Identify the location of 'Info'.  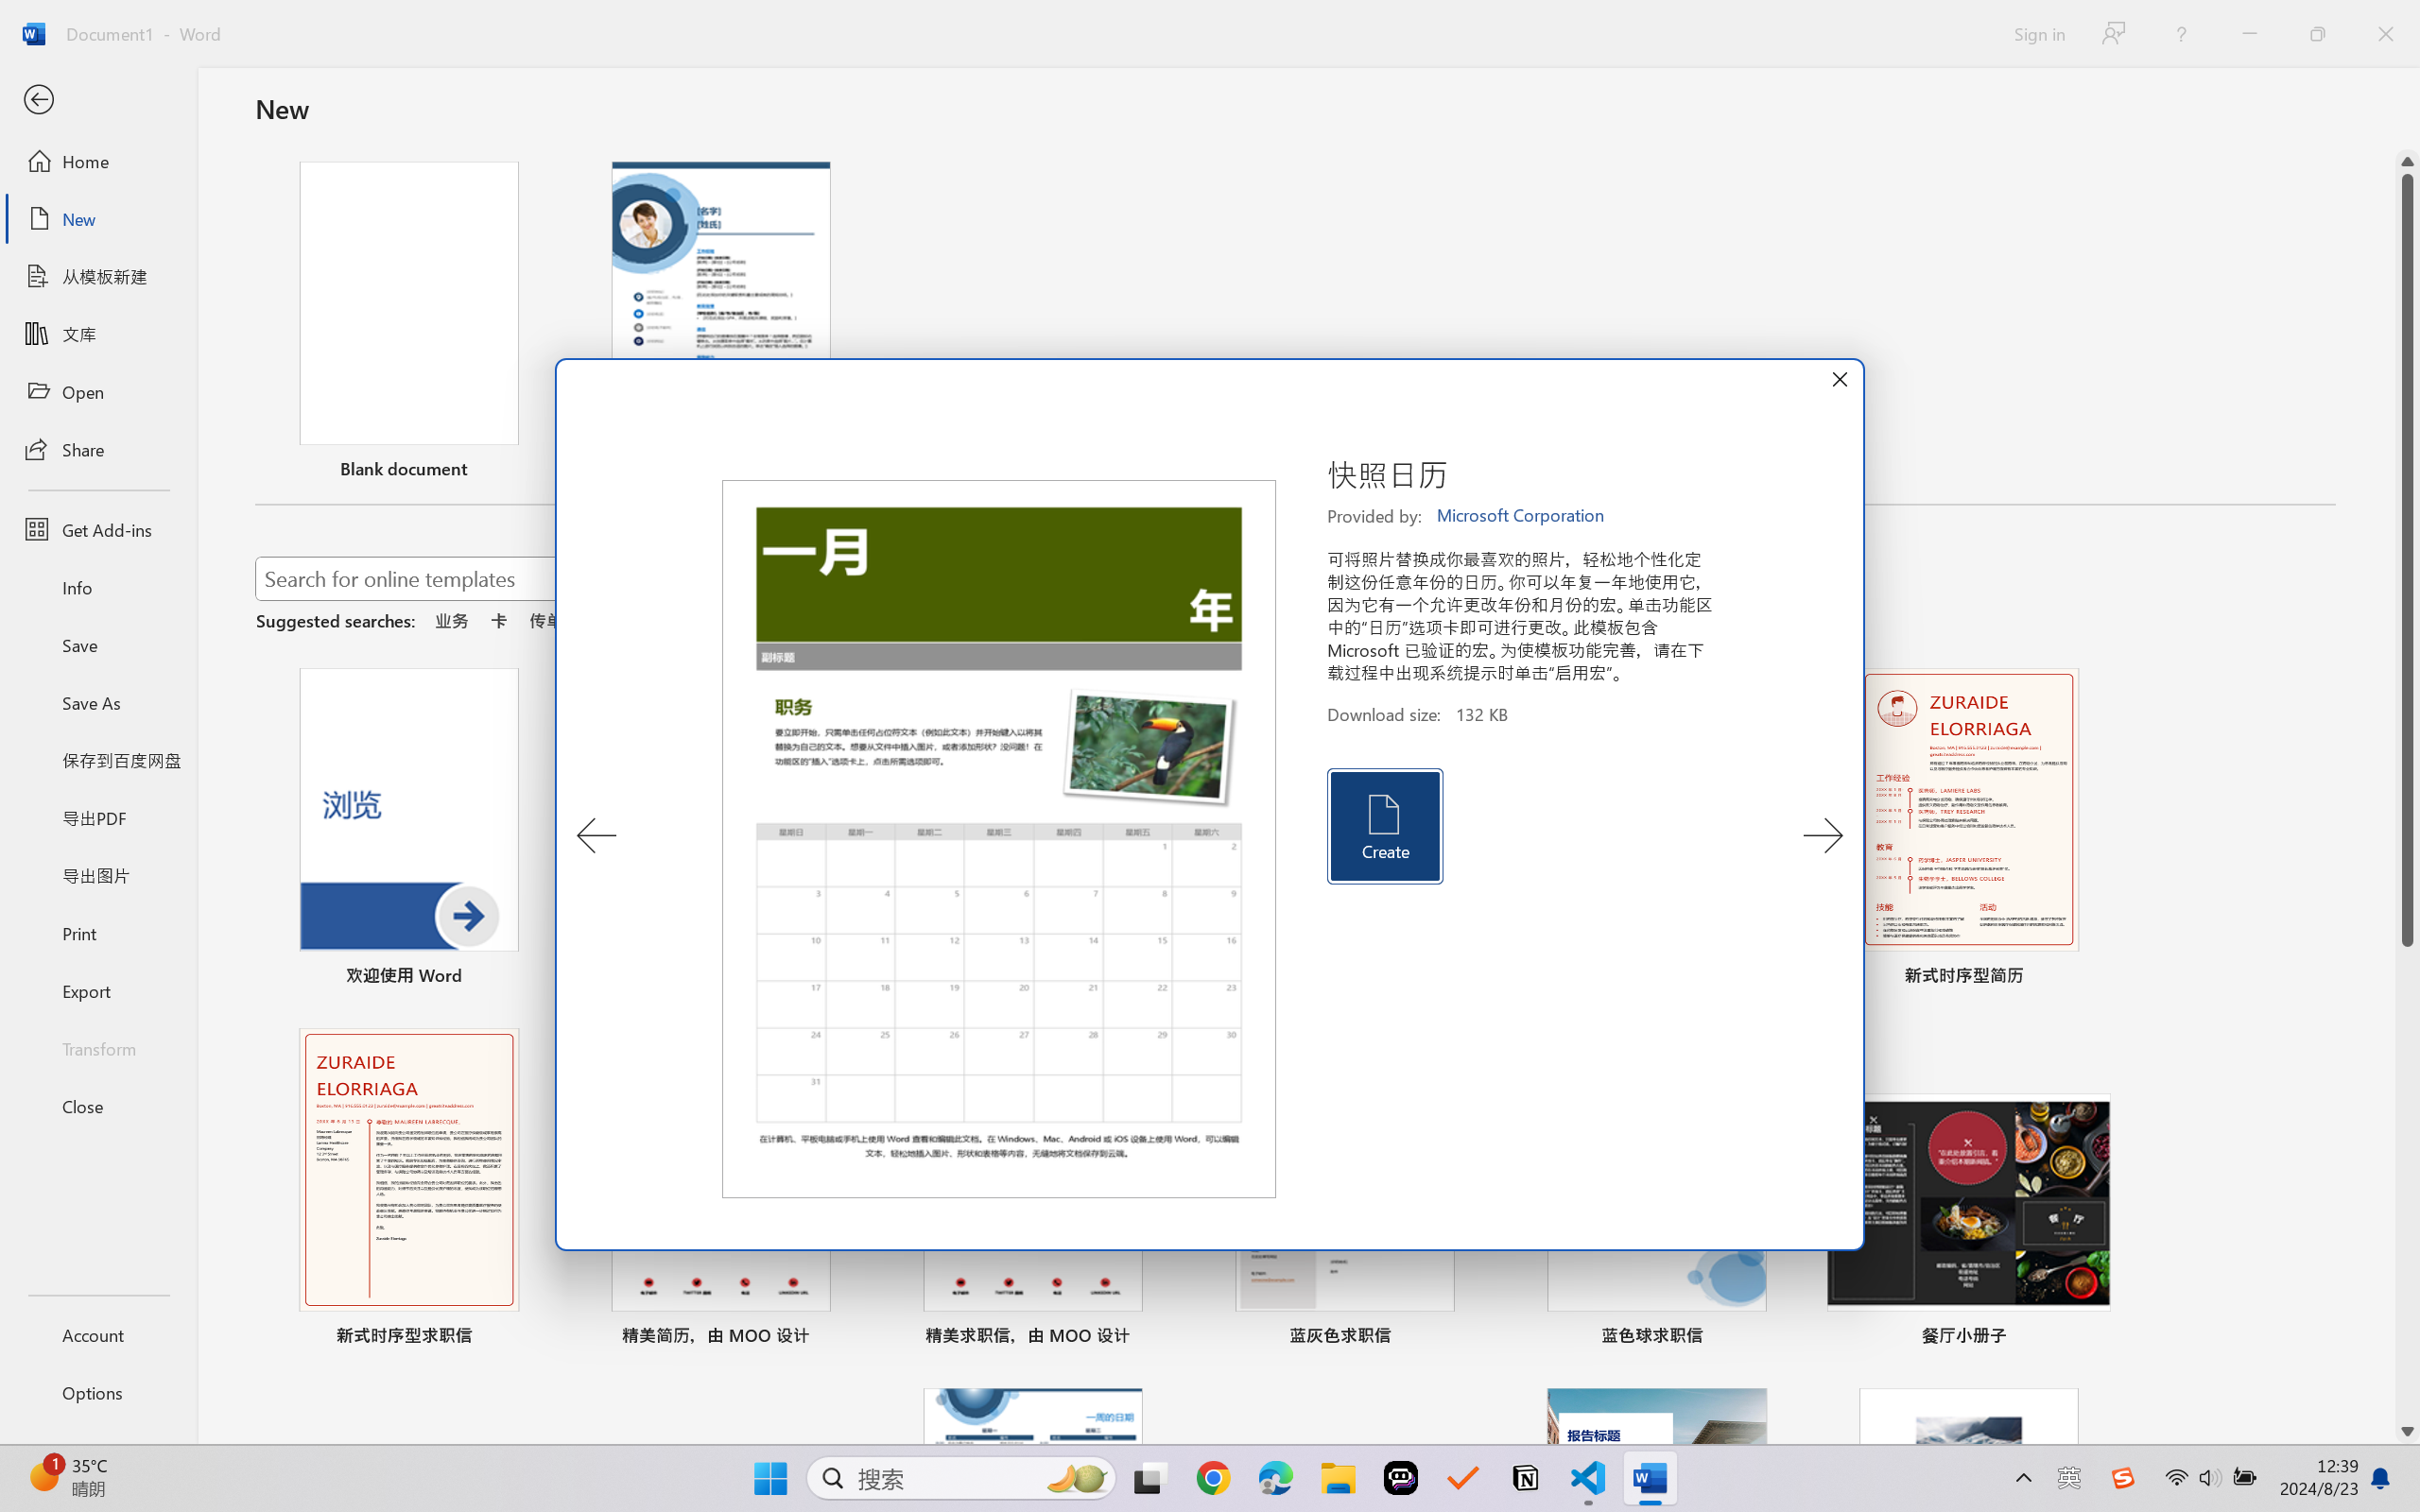
(97, 586).